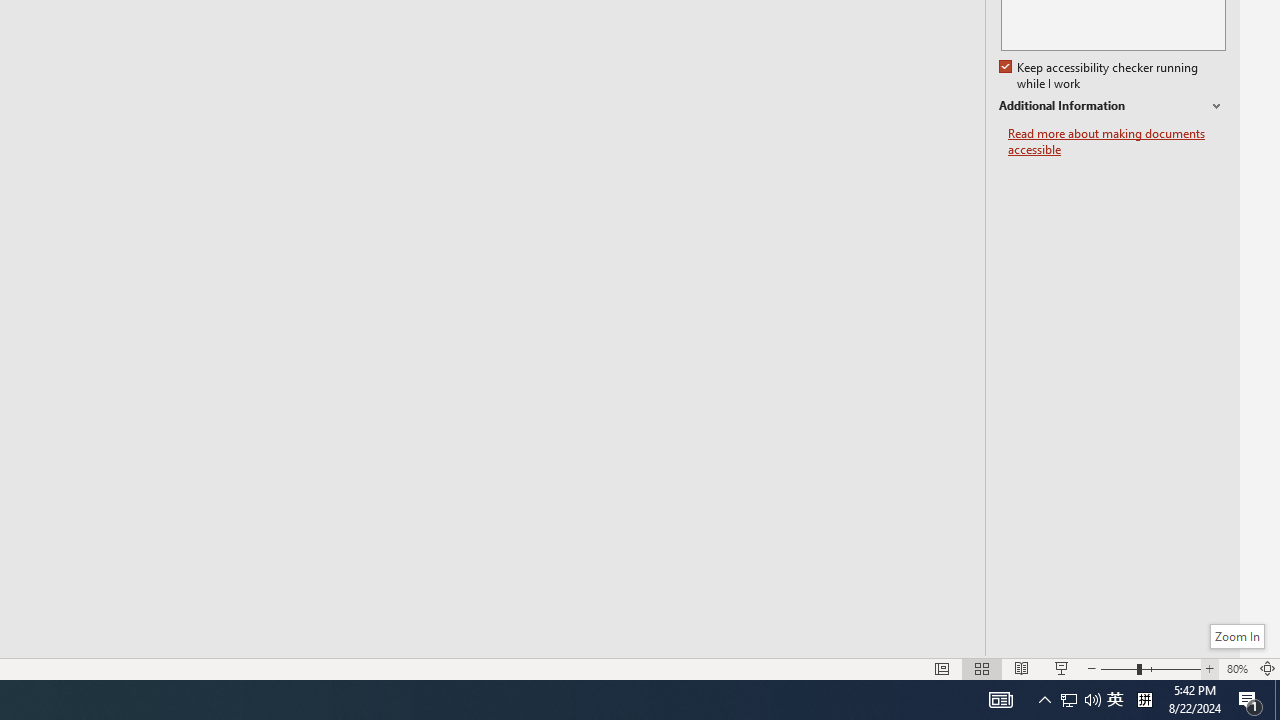 Image resolution: width=1280 pixels, height=720 pixels. I want to click on 'Additional Information', so click(1111, 106).